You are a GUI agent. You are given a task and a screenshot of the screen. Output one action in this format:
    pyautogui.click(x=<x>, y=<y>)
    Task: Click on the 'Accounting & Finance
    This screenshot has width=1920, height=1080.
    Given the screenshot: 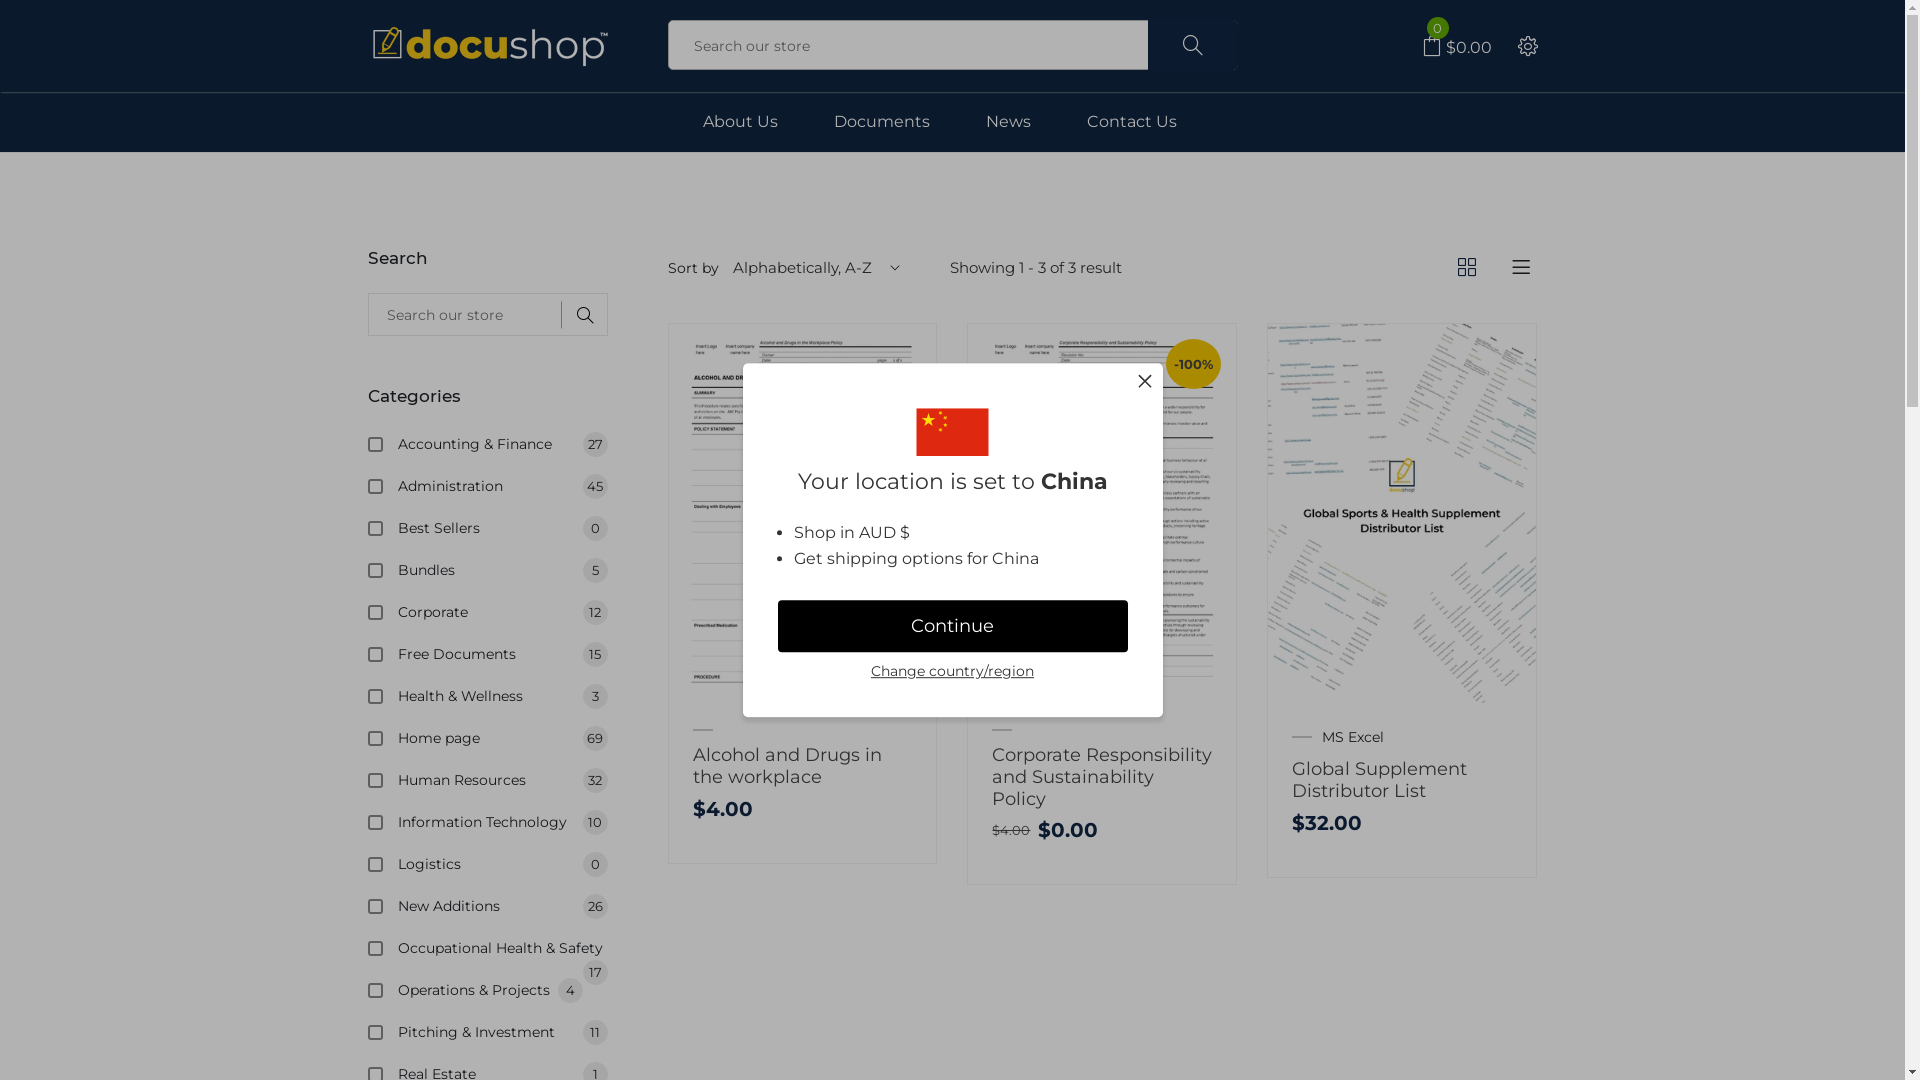 What is the action you would take?
    pyautogui.click(x=503, y=442)
    